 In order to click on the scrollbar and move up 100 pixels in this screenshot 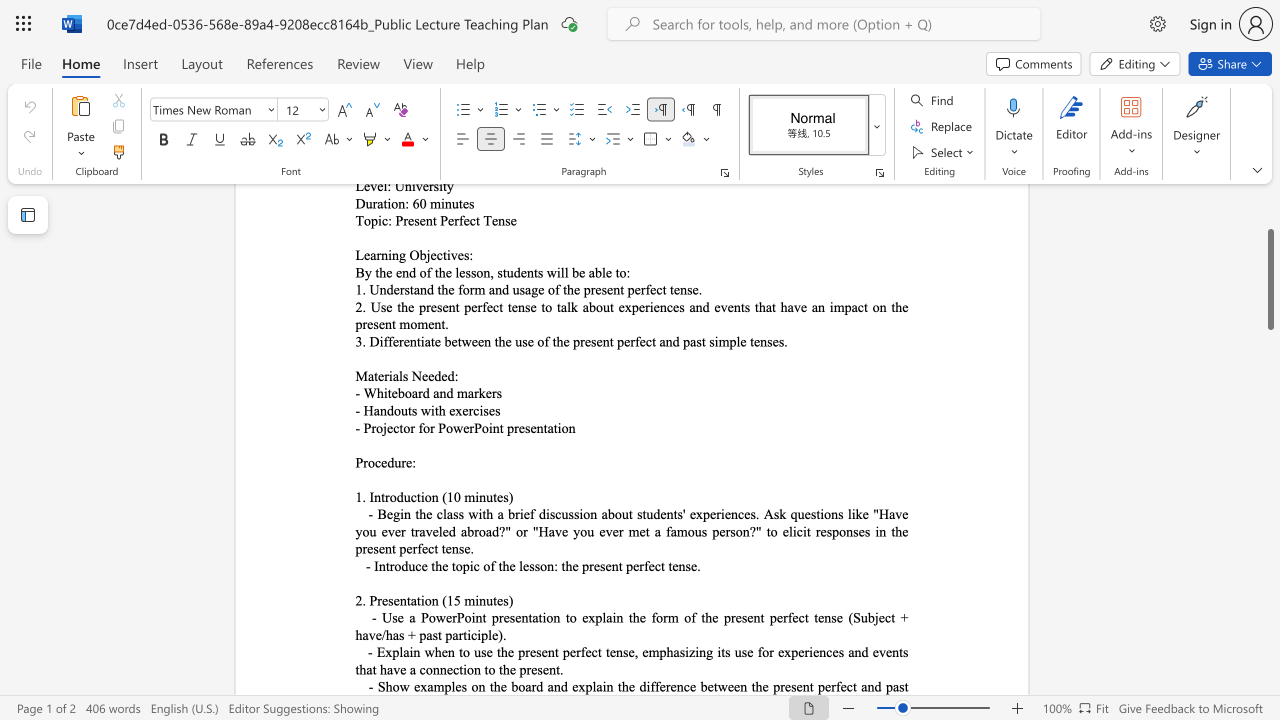, I will do `click(1269, 279)`.